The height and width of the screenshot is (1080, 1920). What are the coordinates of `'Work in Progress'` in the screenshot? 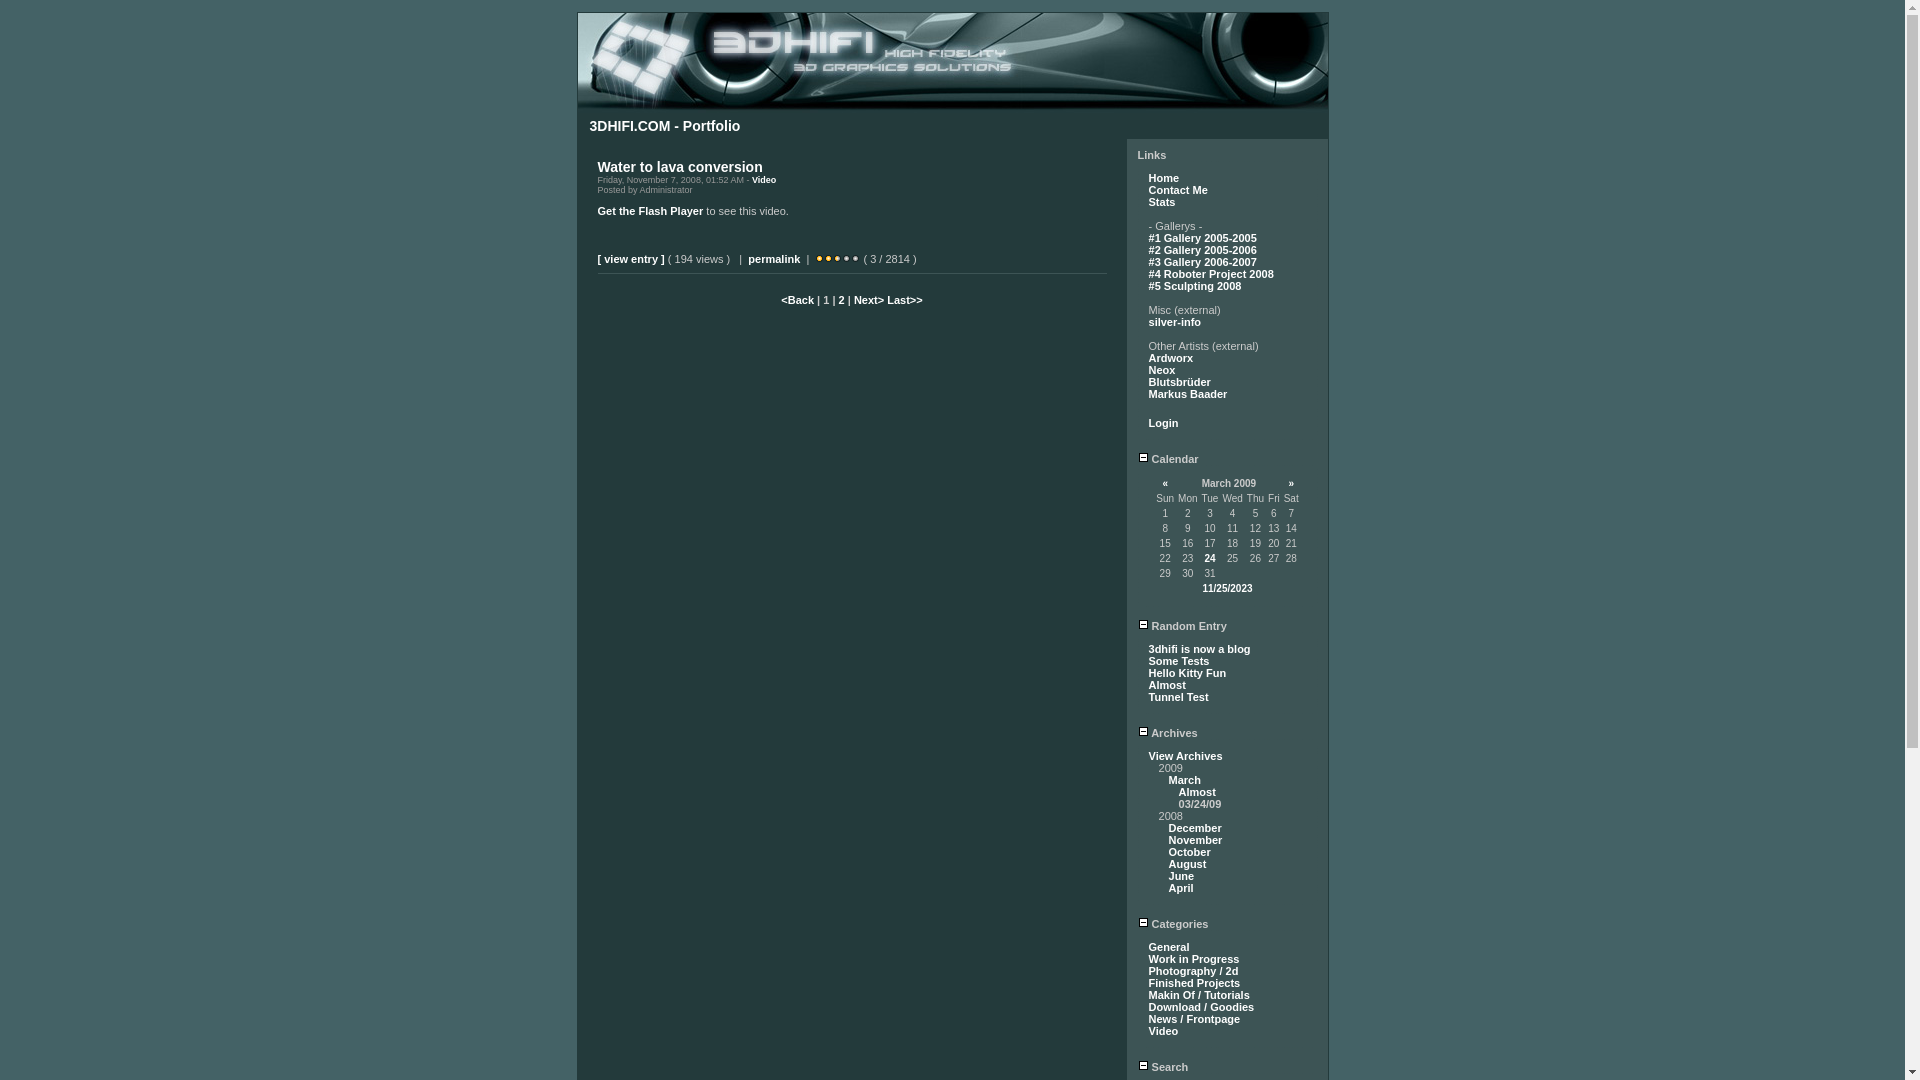 It's located at (1148, 958).